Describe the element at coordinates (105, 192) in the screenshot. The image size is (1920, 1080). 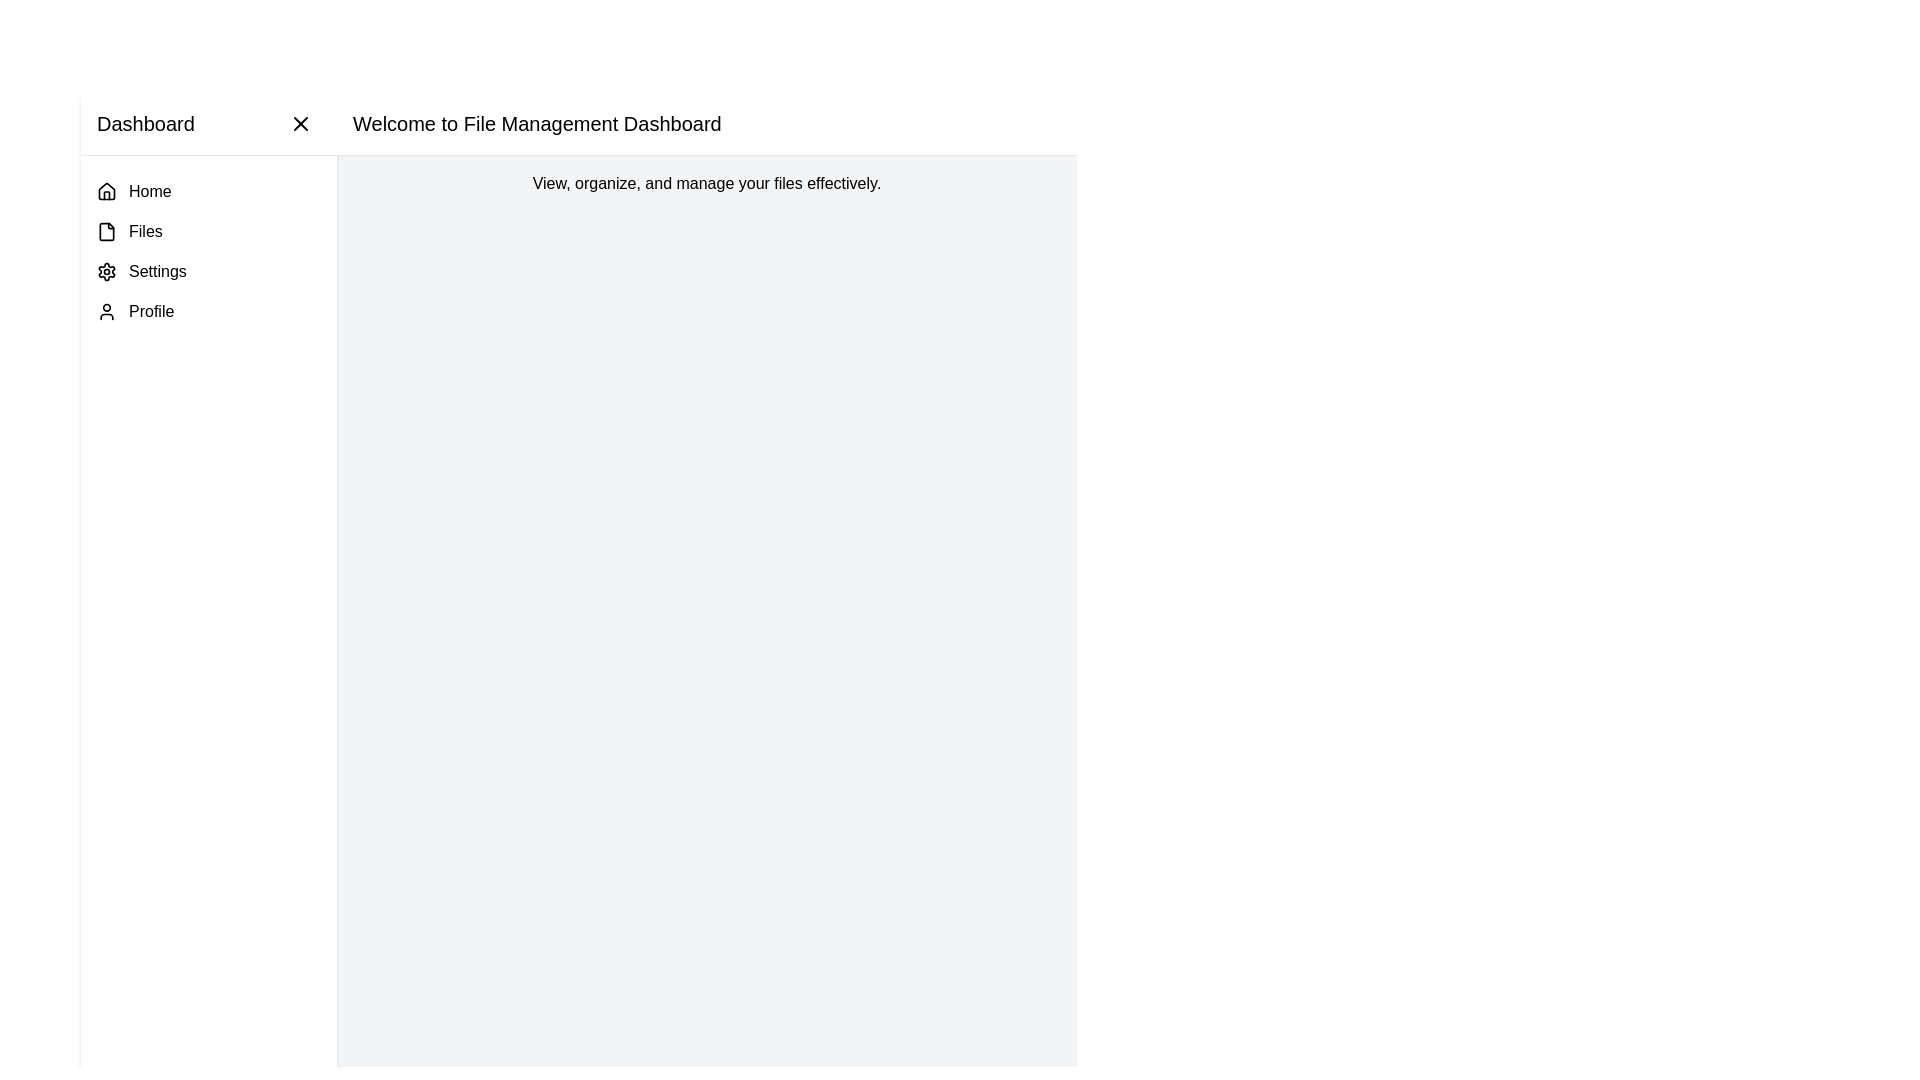
I see `the house icon in the sidebar` at that location.